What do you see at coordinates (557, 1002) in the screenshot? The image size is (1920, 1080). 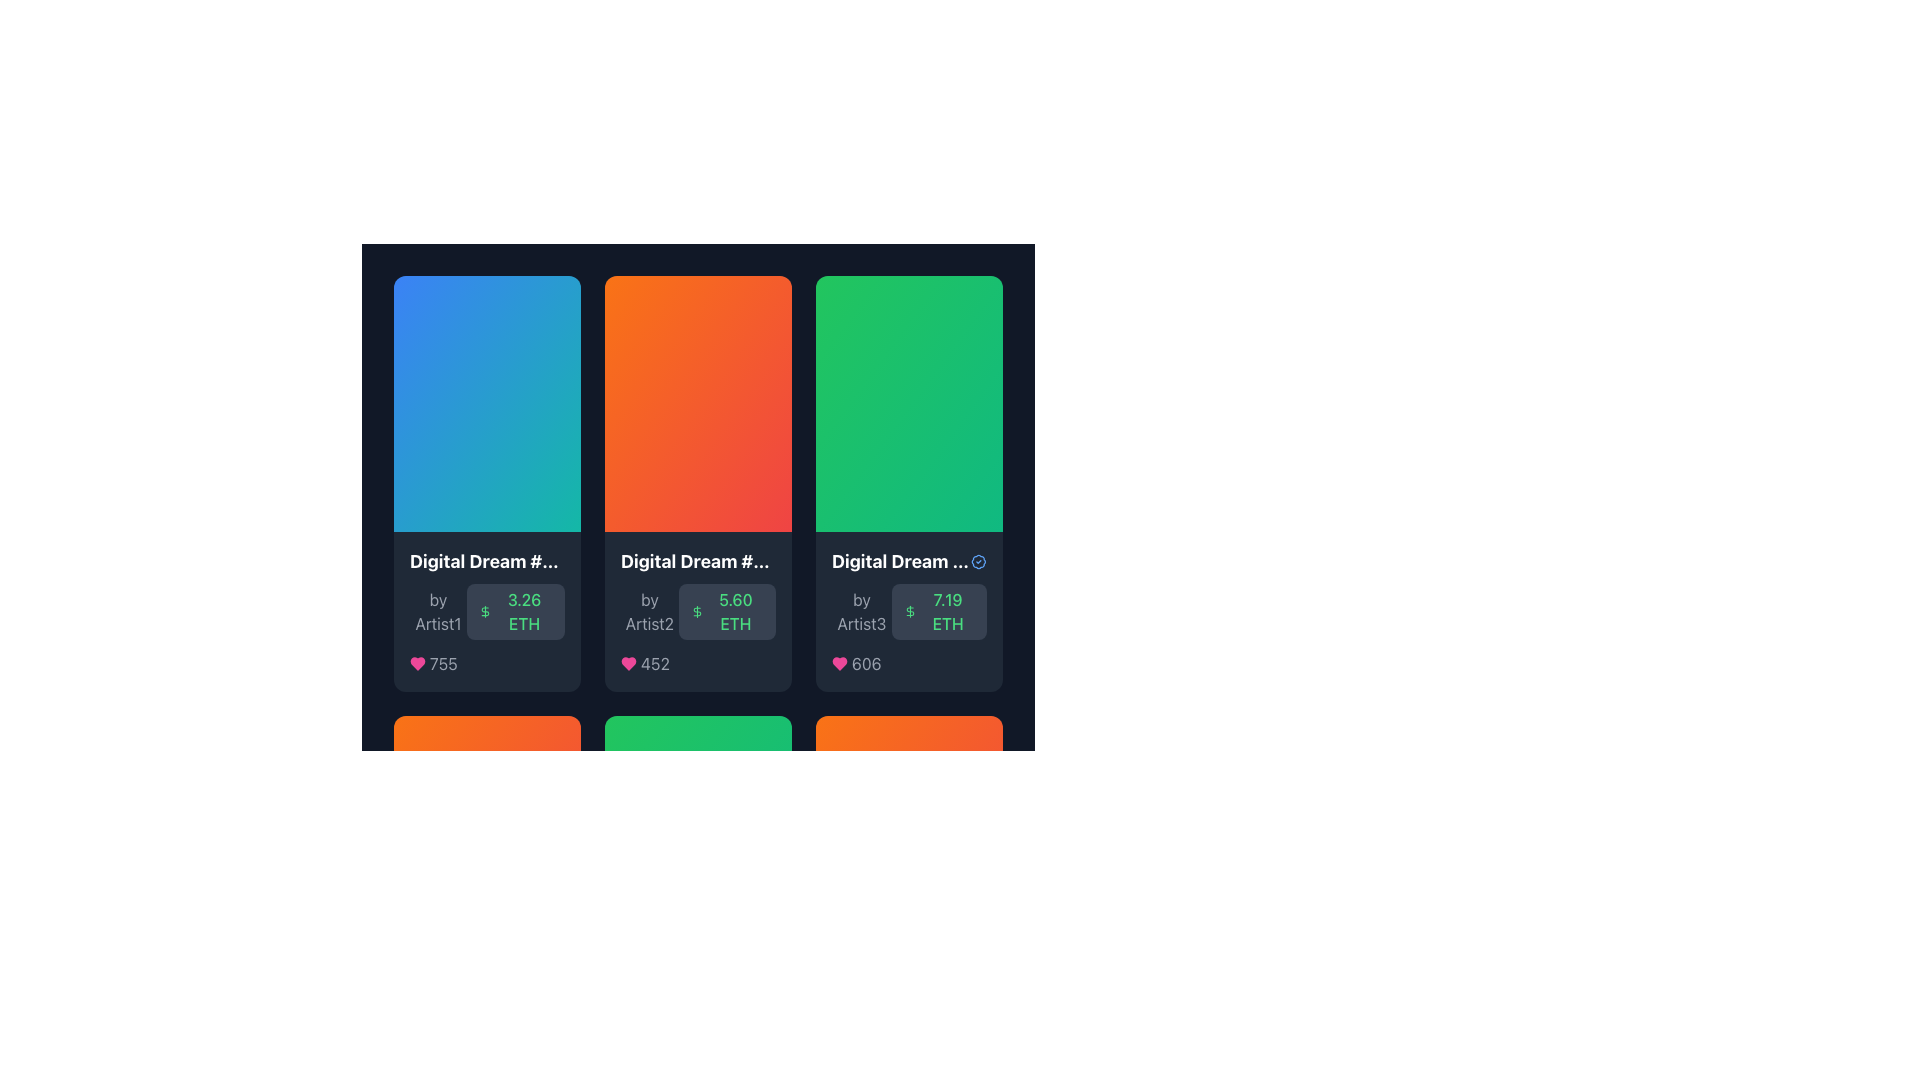 I see `the verification status by clicking on the icon located to the far-right of the text 'Digital Dream #1906'` at bounding box center [557, 1002].